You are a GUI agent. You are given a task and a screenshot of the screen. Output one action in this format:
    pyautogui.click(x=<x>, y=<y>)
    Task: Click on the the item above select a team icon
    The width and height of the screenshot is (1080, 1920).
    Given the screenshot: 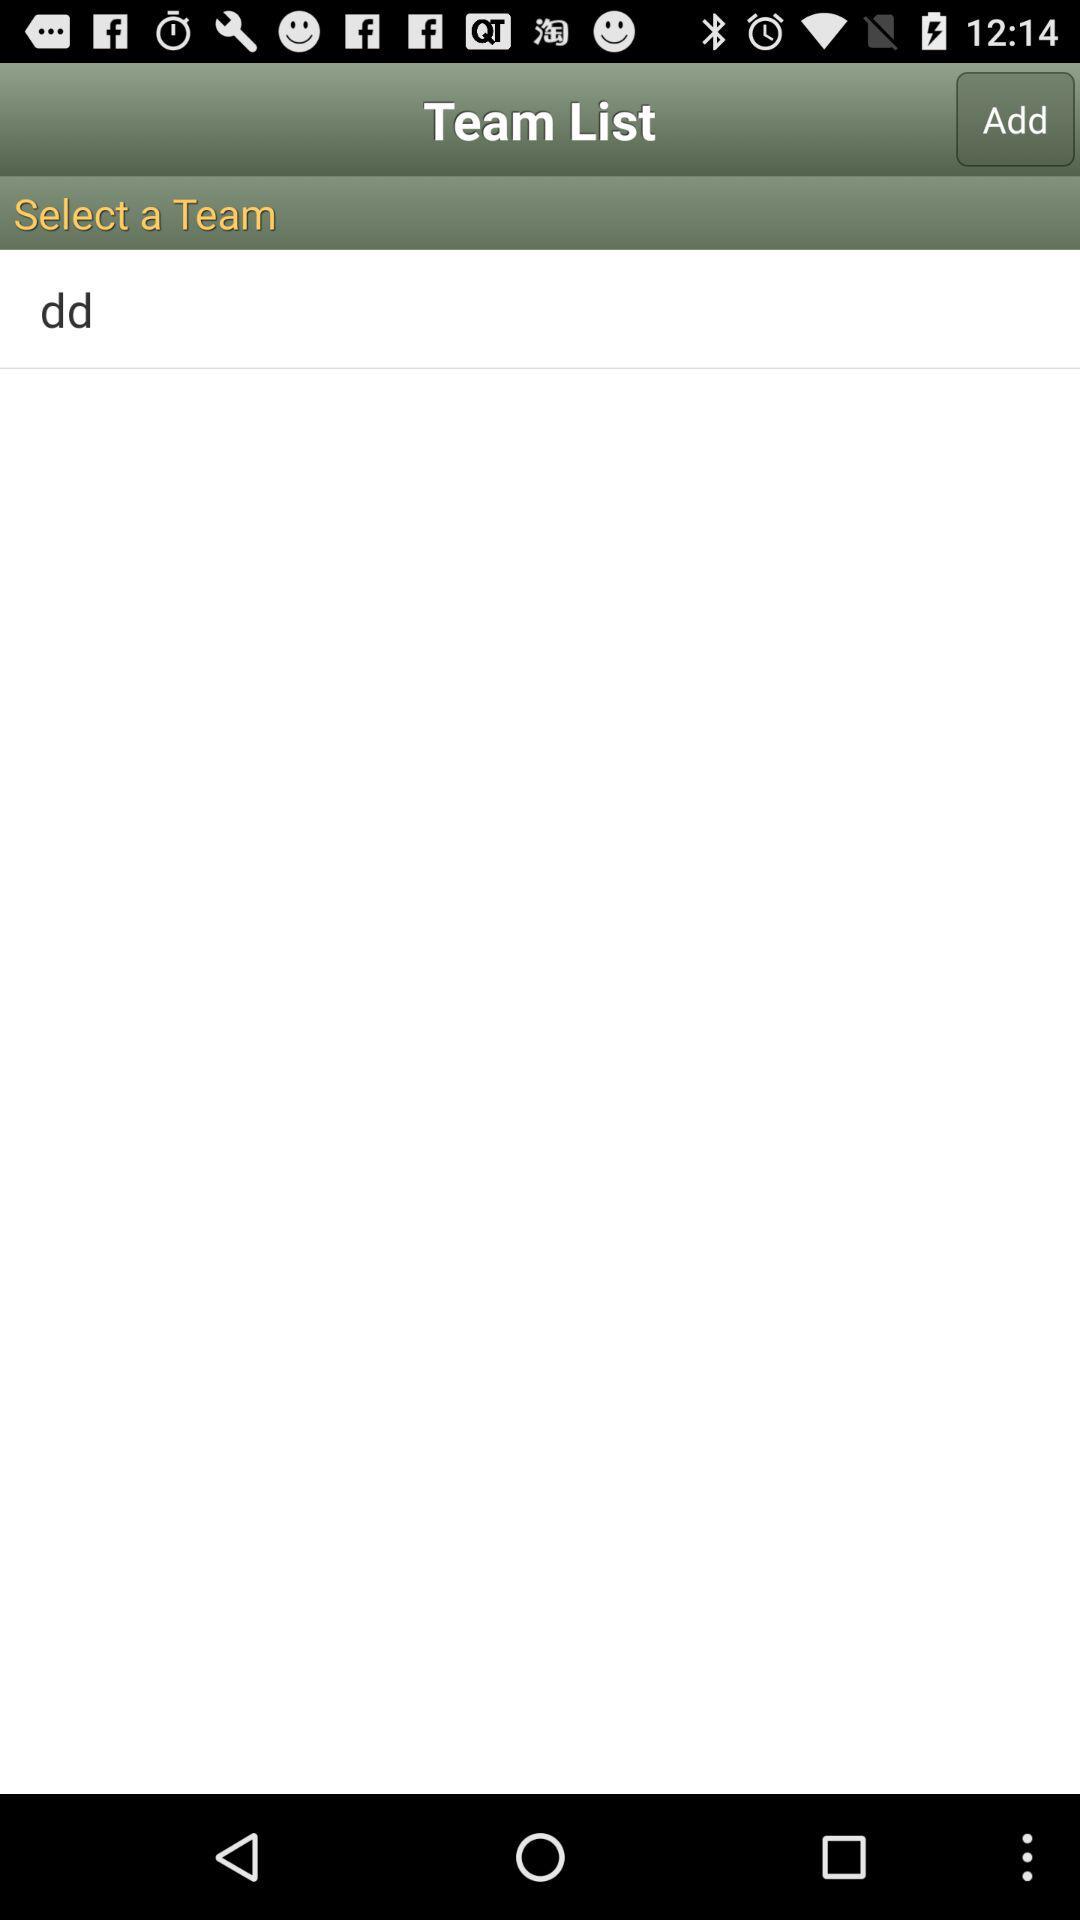 What is the action you would take?
    pyautogui.click(x=1015, y=118)
    